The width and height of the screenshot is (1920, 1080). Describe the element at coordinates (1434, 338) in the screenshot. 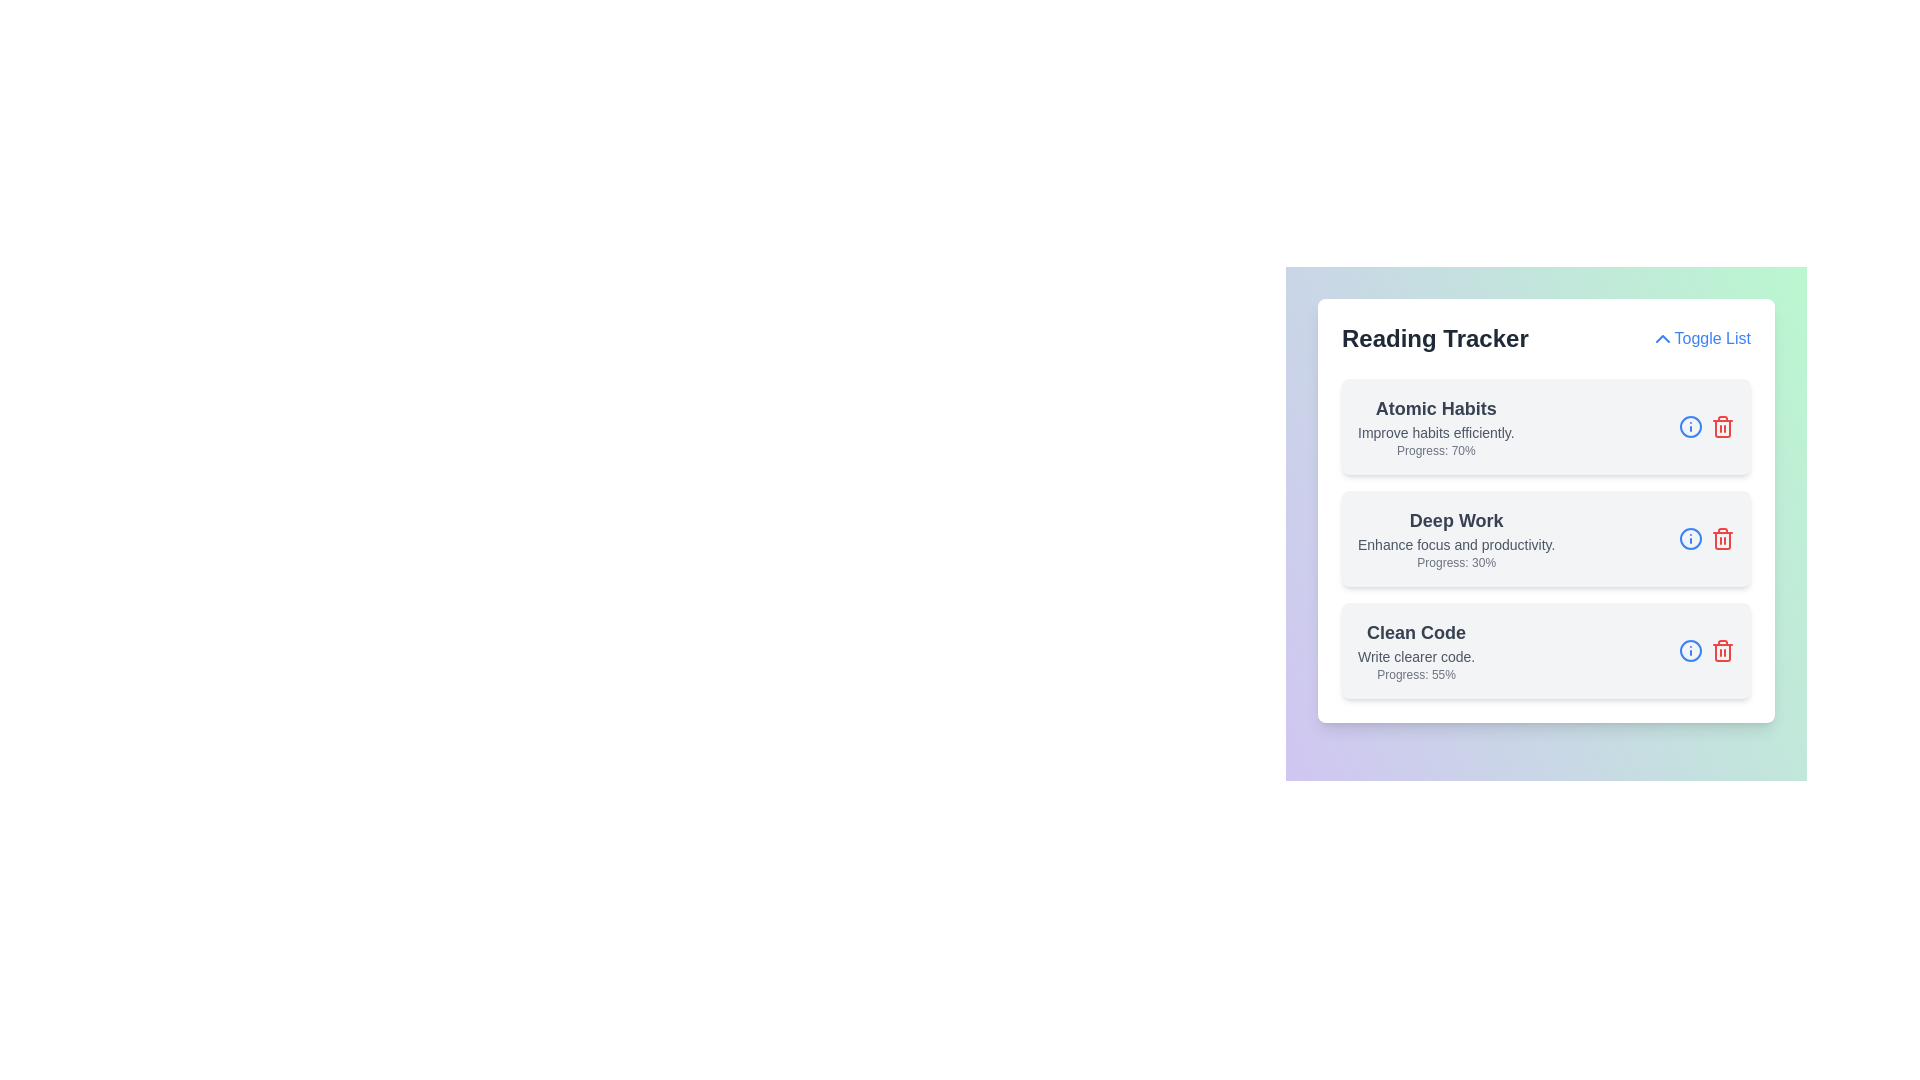

I see `the 'Reading Tracker' text label, which is bold and large, located at the top left of its panel` at that location.